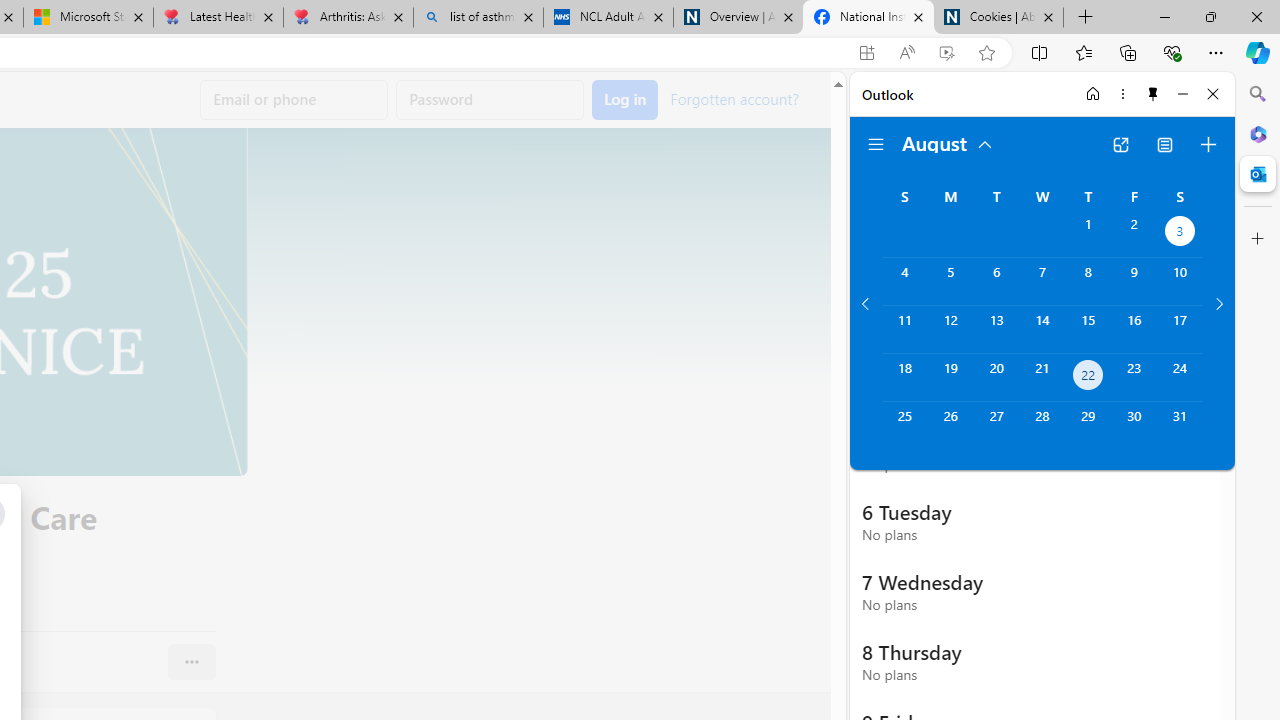 The height and width of the screenshot is (720, 1280). Describe the element at coordinates (1087, 232) in the screenshot. I see `'Thursday, August 1, 2024. '` at that location.